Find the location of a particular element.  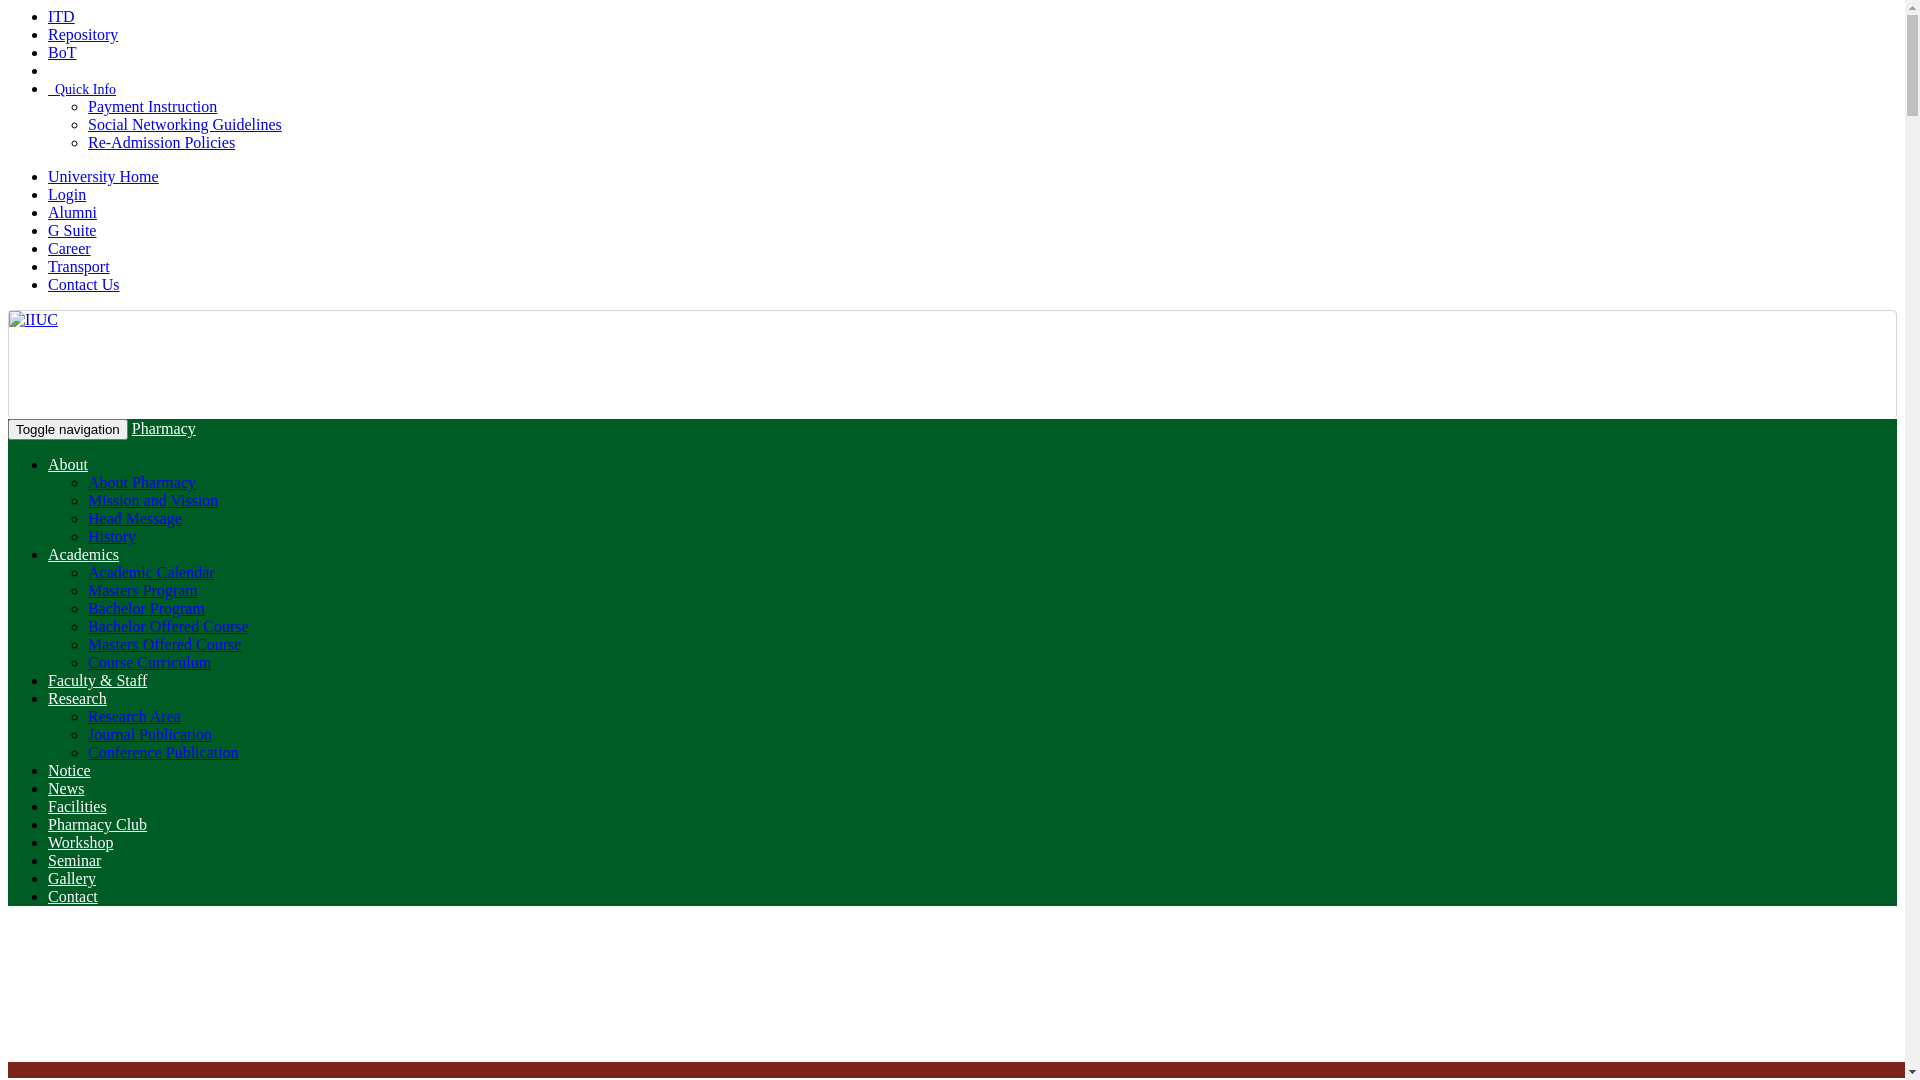

'Journal Publication' is located at coordinates (148, 734).